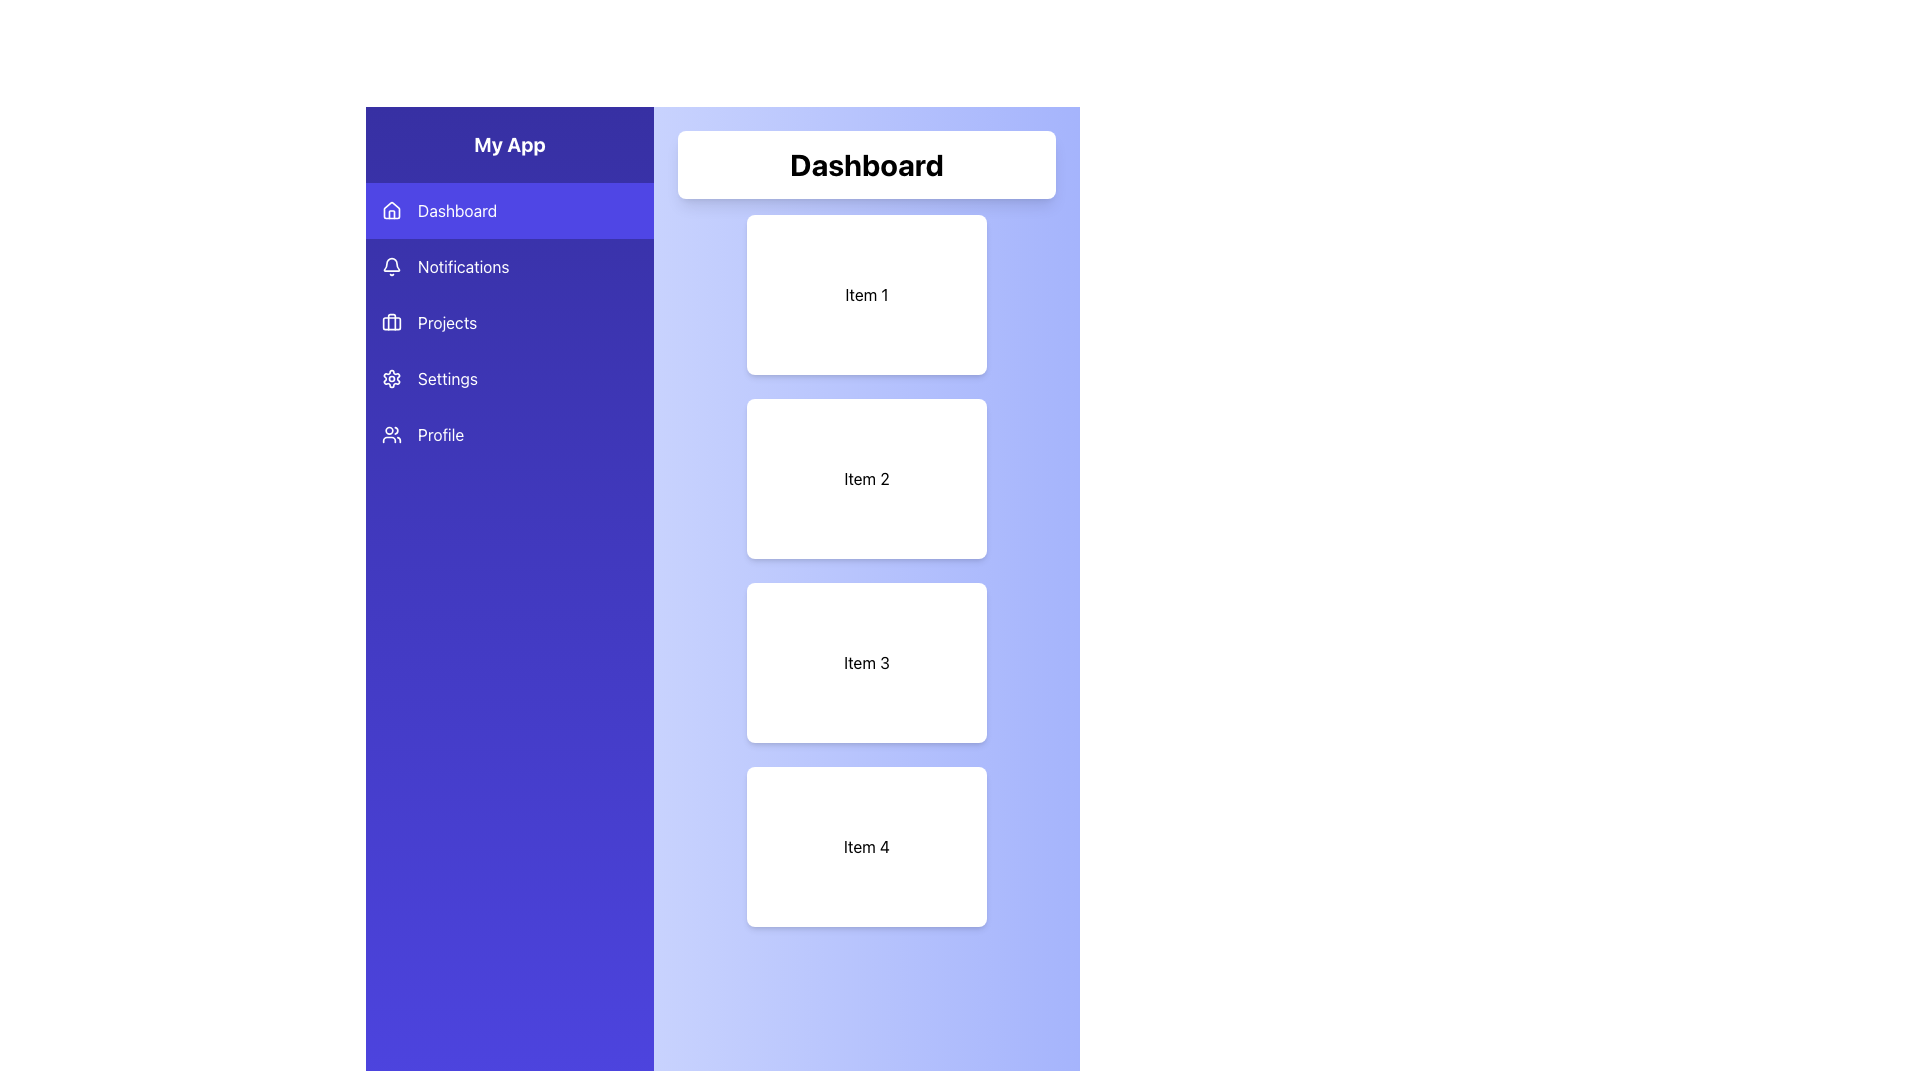 This screenshot has width=1920, height=1080. What do you see at coordinates (462, 265) in the screenshot?
I see `the 'Notifications' label in the left navigation menu, which is the second item from the top and displays white text on a purple background` at bounding box center [462, 265].